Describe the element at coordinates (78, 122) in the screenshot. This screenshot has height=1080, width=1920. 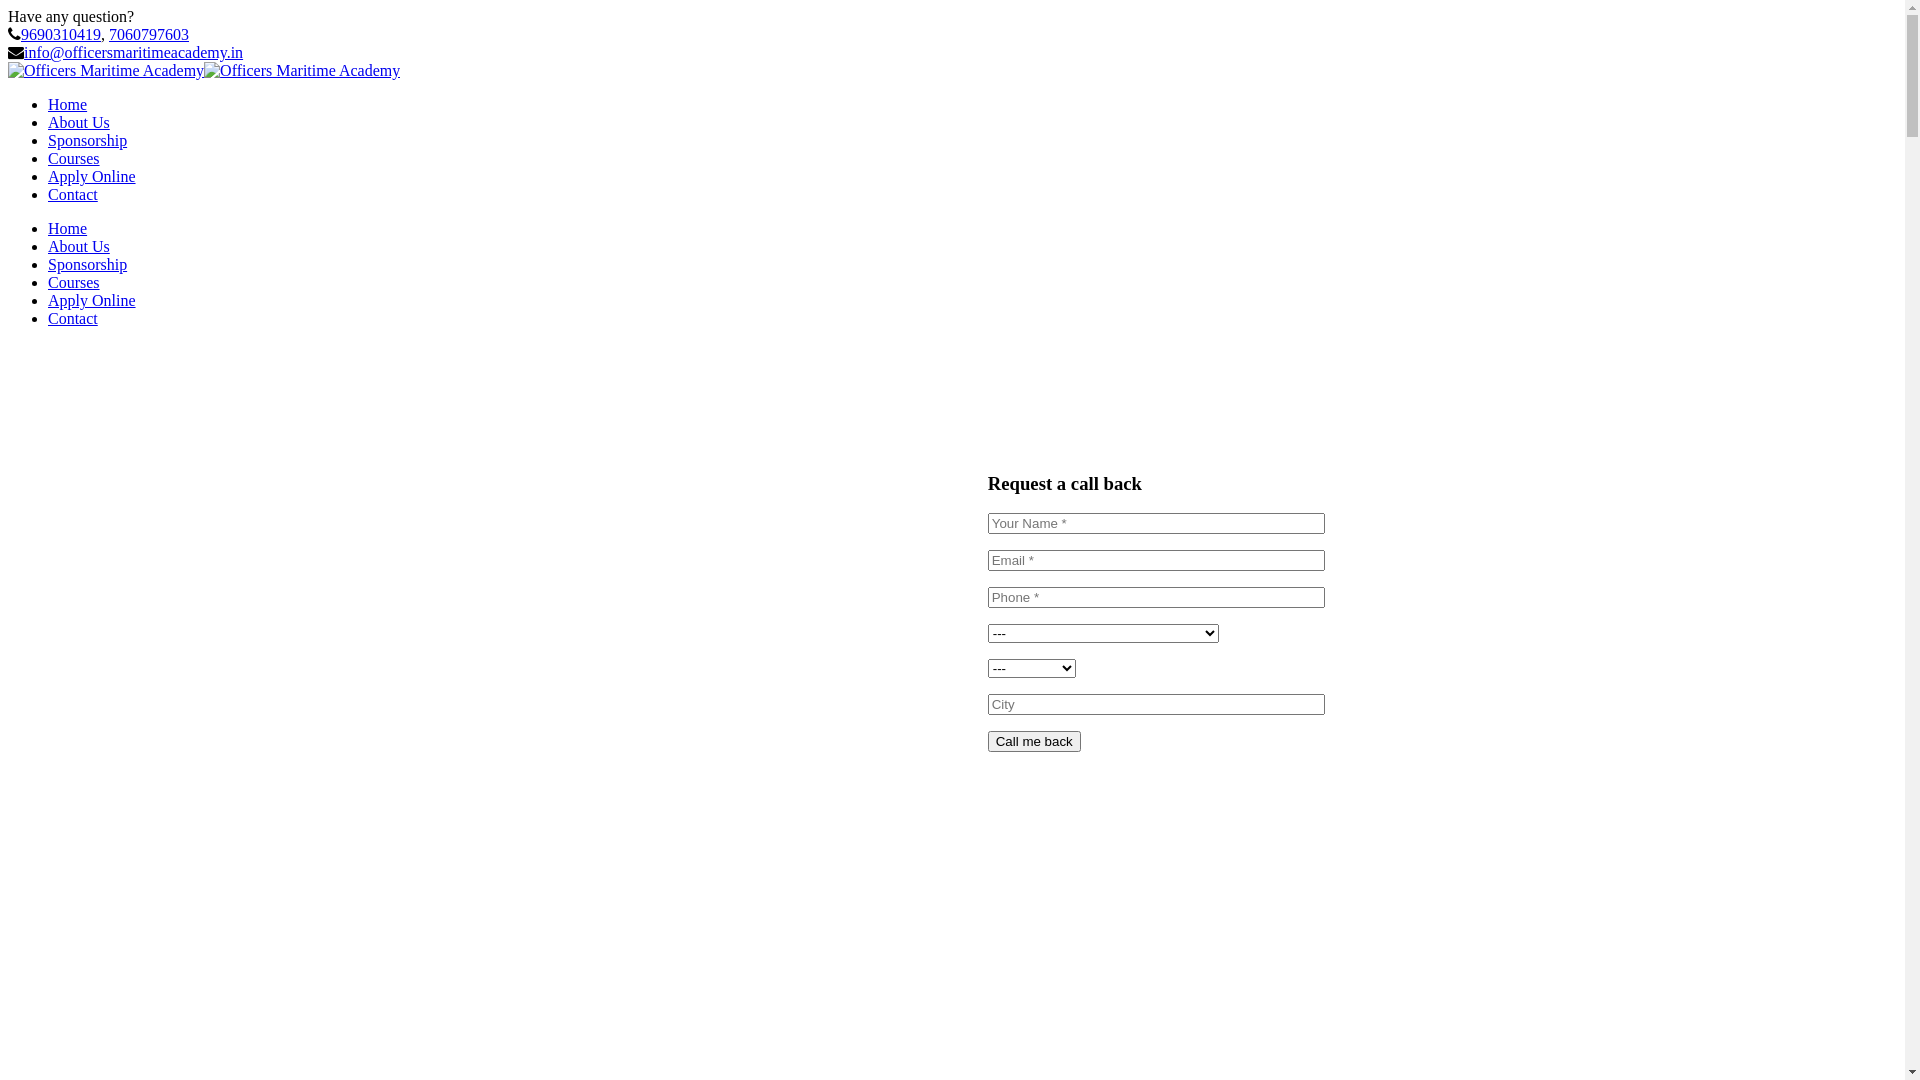
I see `'About Us'` at that location.